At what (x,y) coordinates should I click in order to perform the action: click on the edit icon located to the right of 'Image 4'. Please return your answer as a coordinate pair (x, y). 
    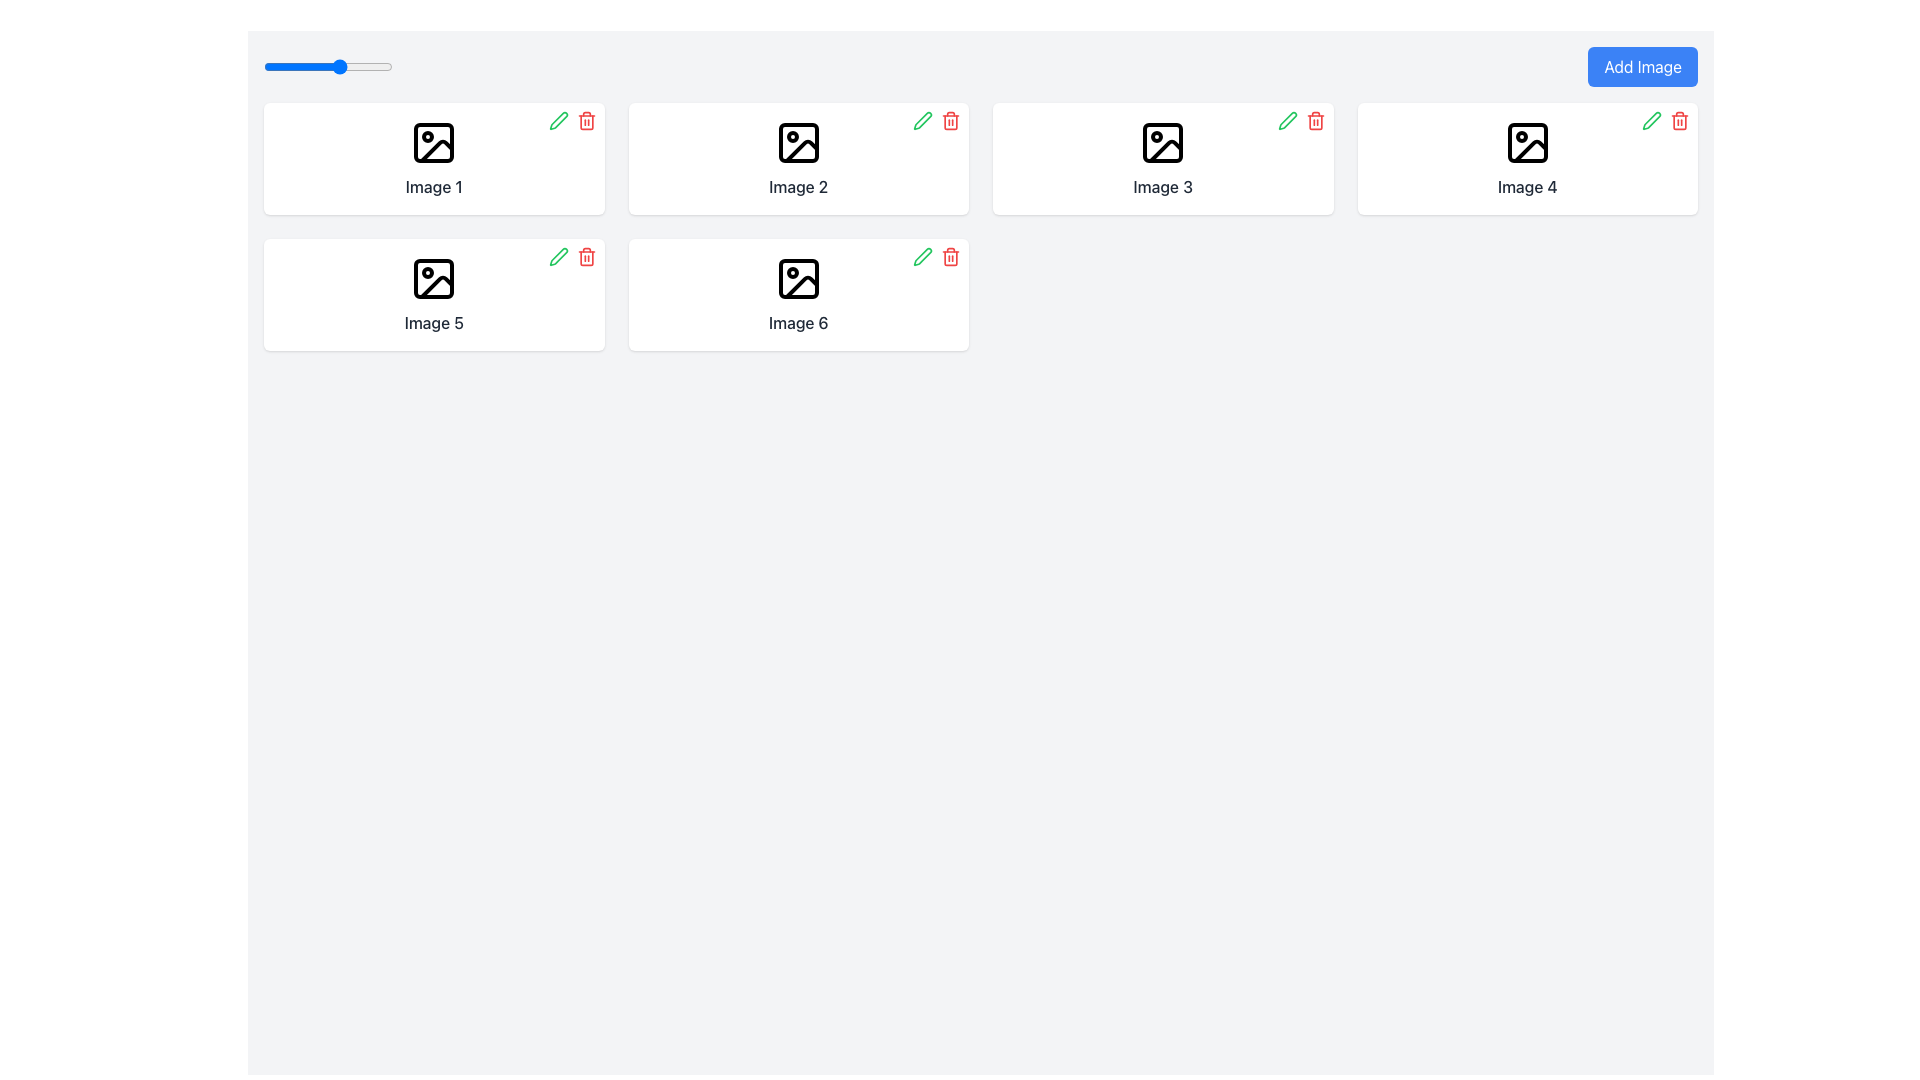
    Looking at the image, I should click on (1651, 119).